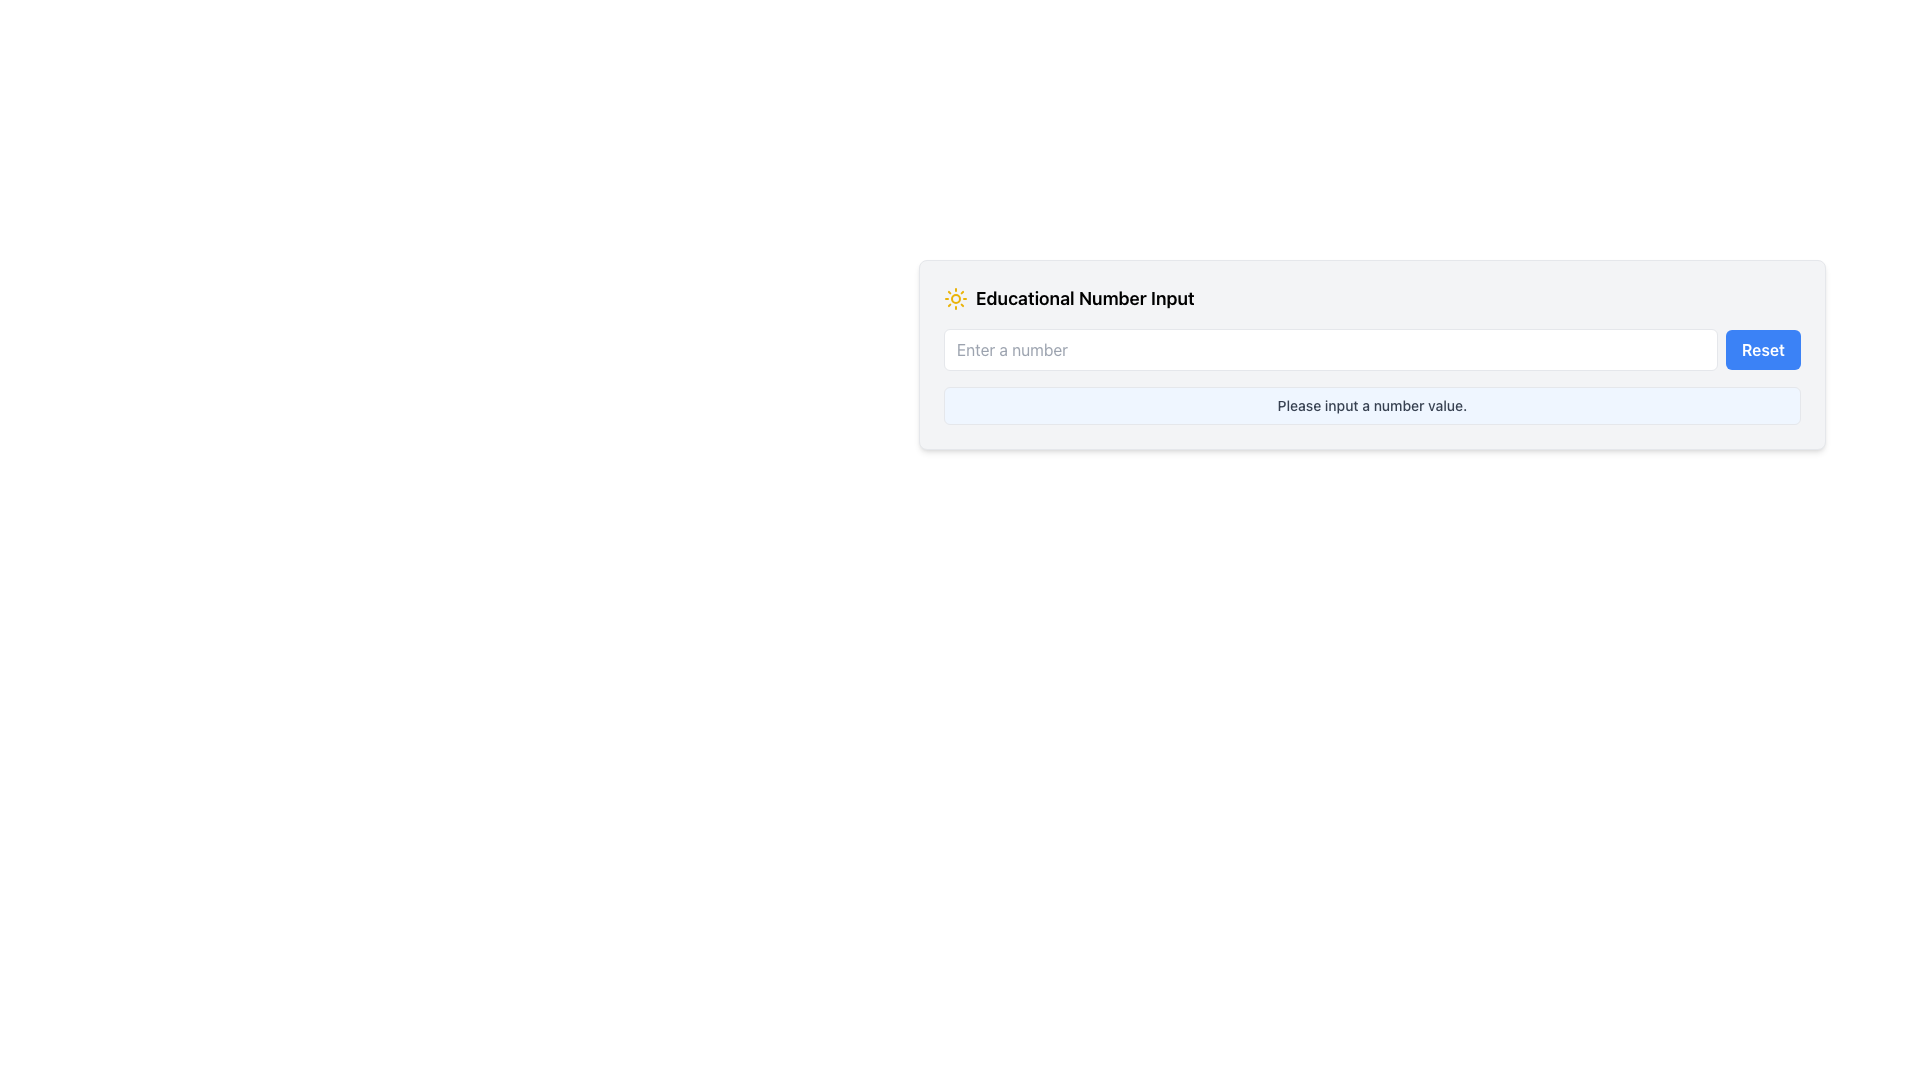 Image resolution: width=1920 pixels, height=1080 pixels. I want to click on the decorative icon representing the 'Educational Number Input' component, which is positioned to the left of the text, so click(954, 299).